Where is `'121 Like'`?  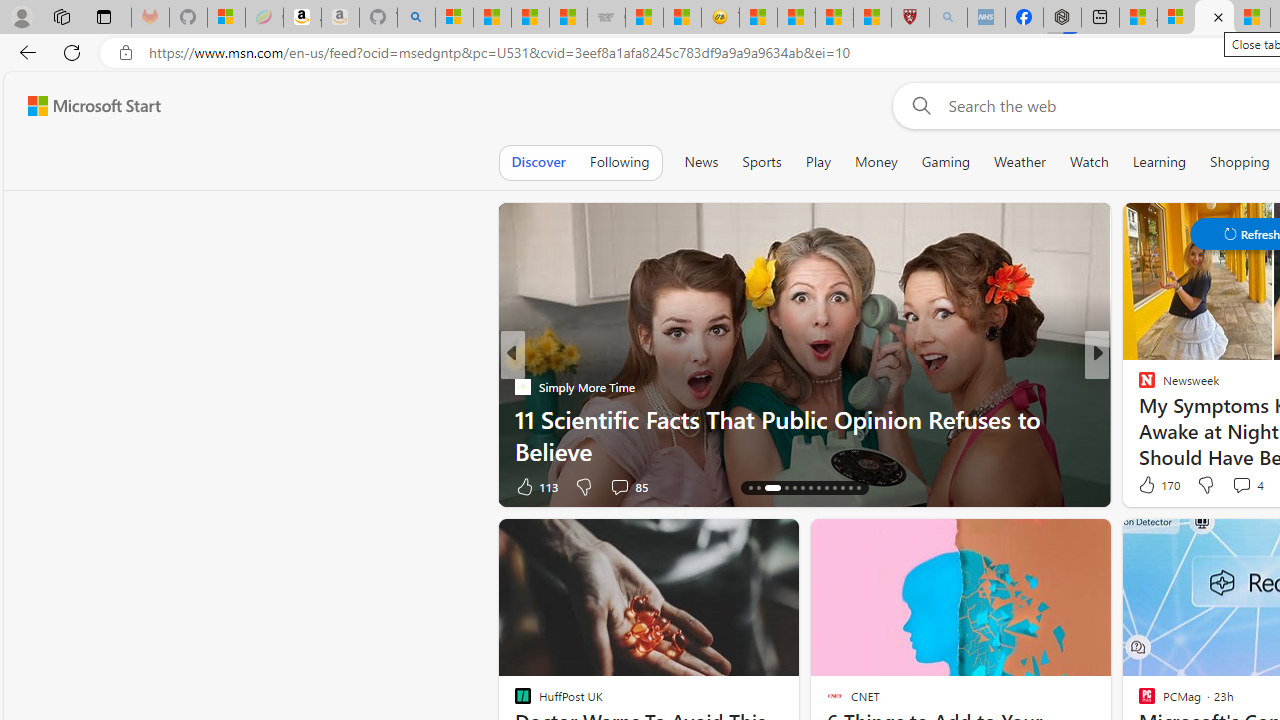
'121 Like' is located at coordinates (1152, 486).